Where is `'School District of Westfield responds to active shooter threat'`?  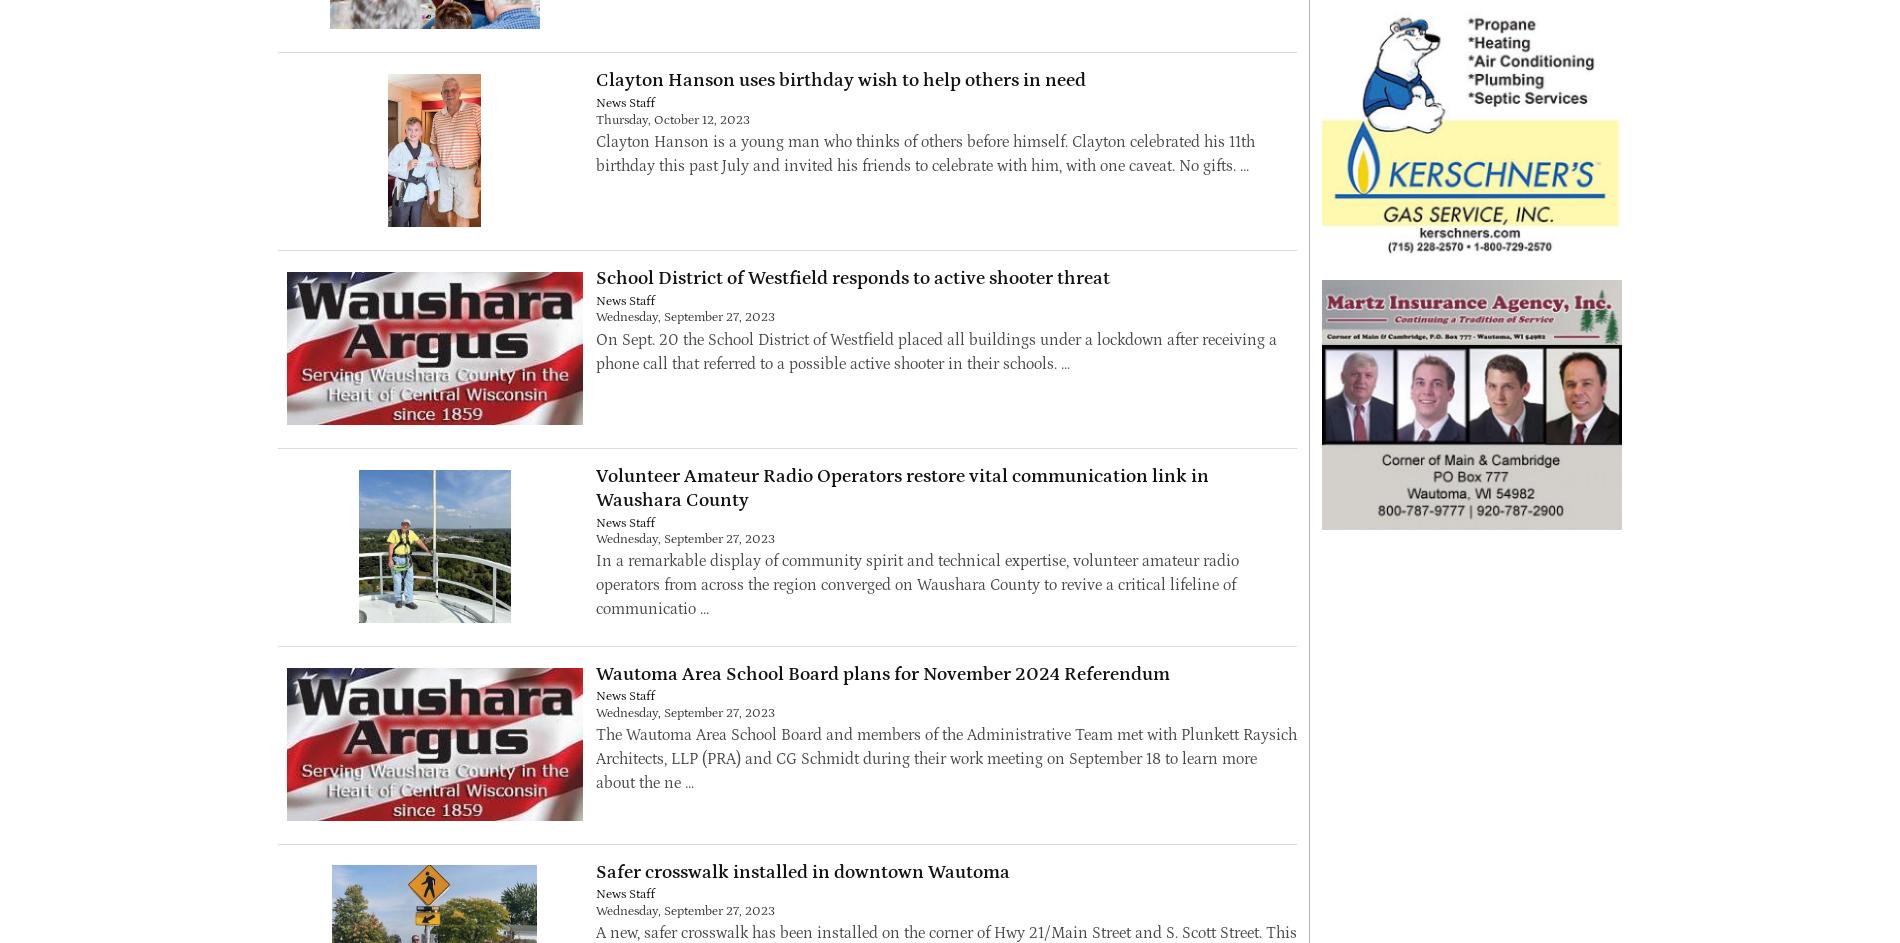
'School District of Westfield responds to active shooter threat' is located at coordinates (850, 277).